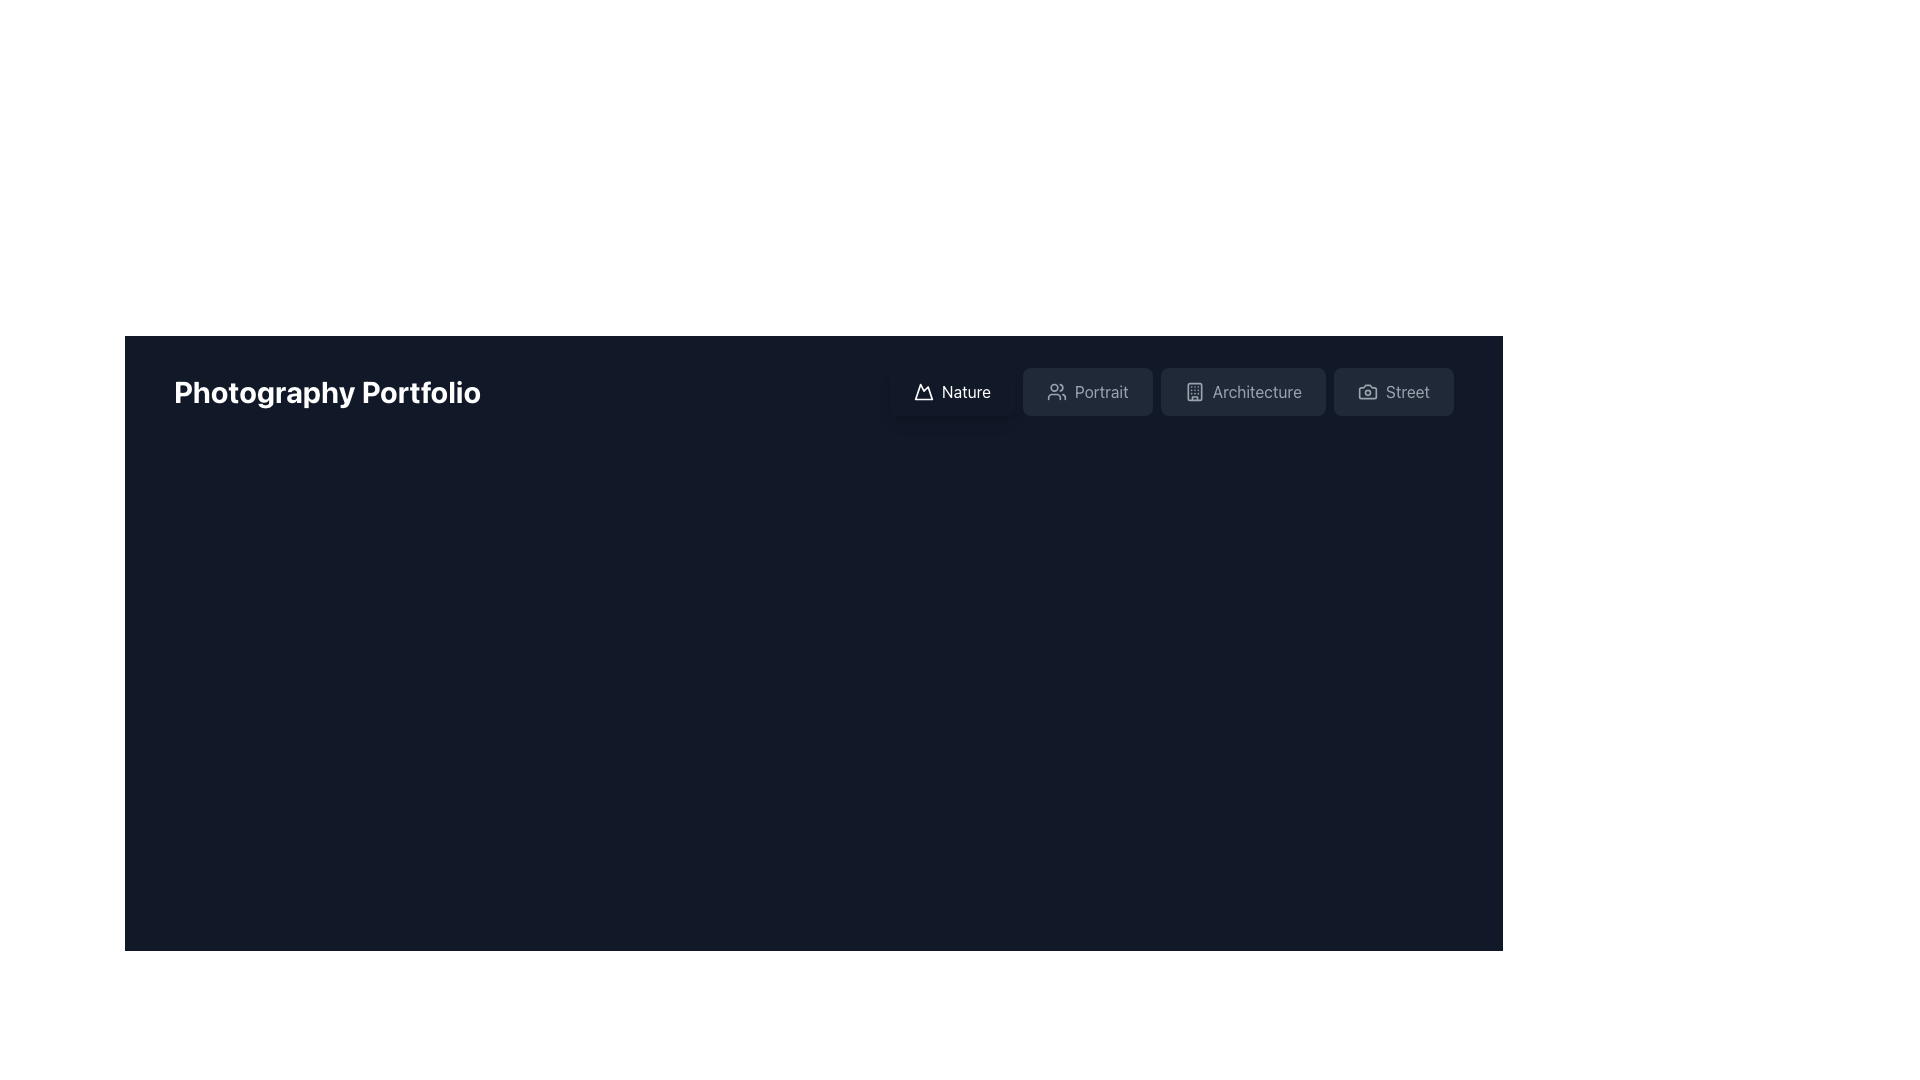 The width and height of the screenshot is (1920, 1080). I want to click on the architecture button, which is the third button in a horizontal list of four, so click(1242, 392).